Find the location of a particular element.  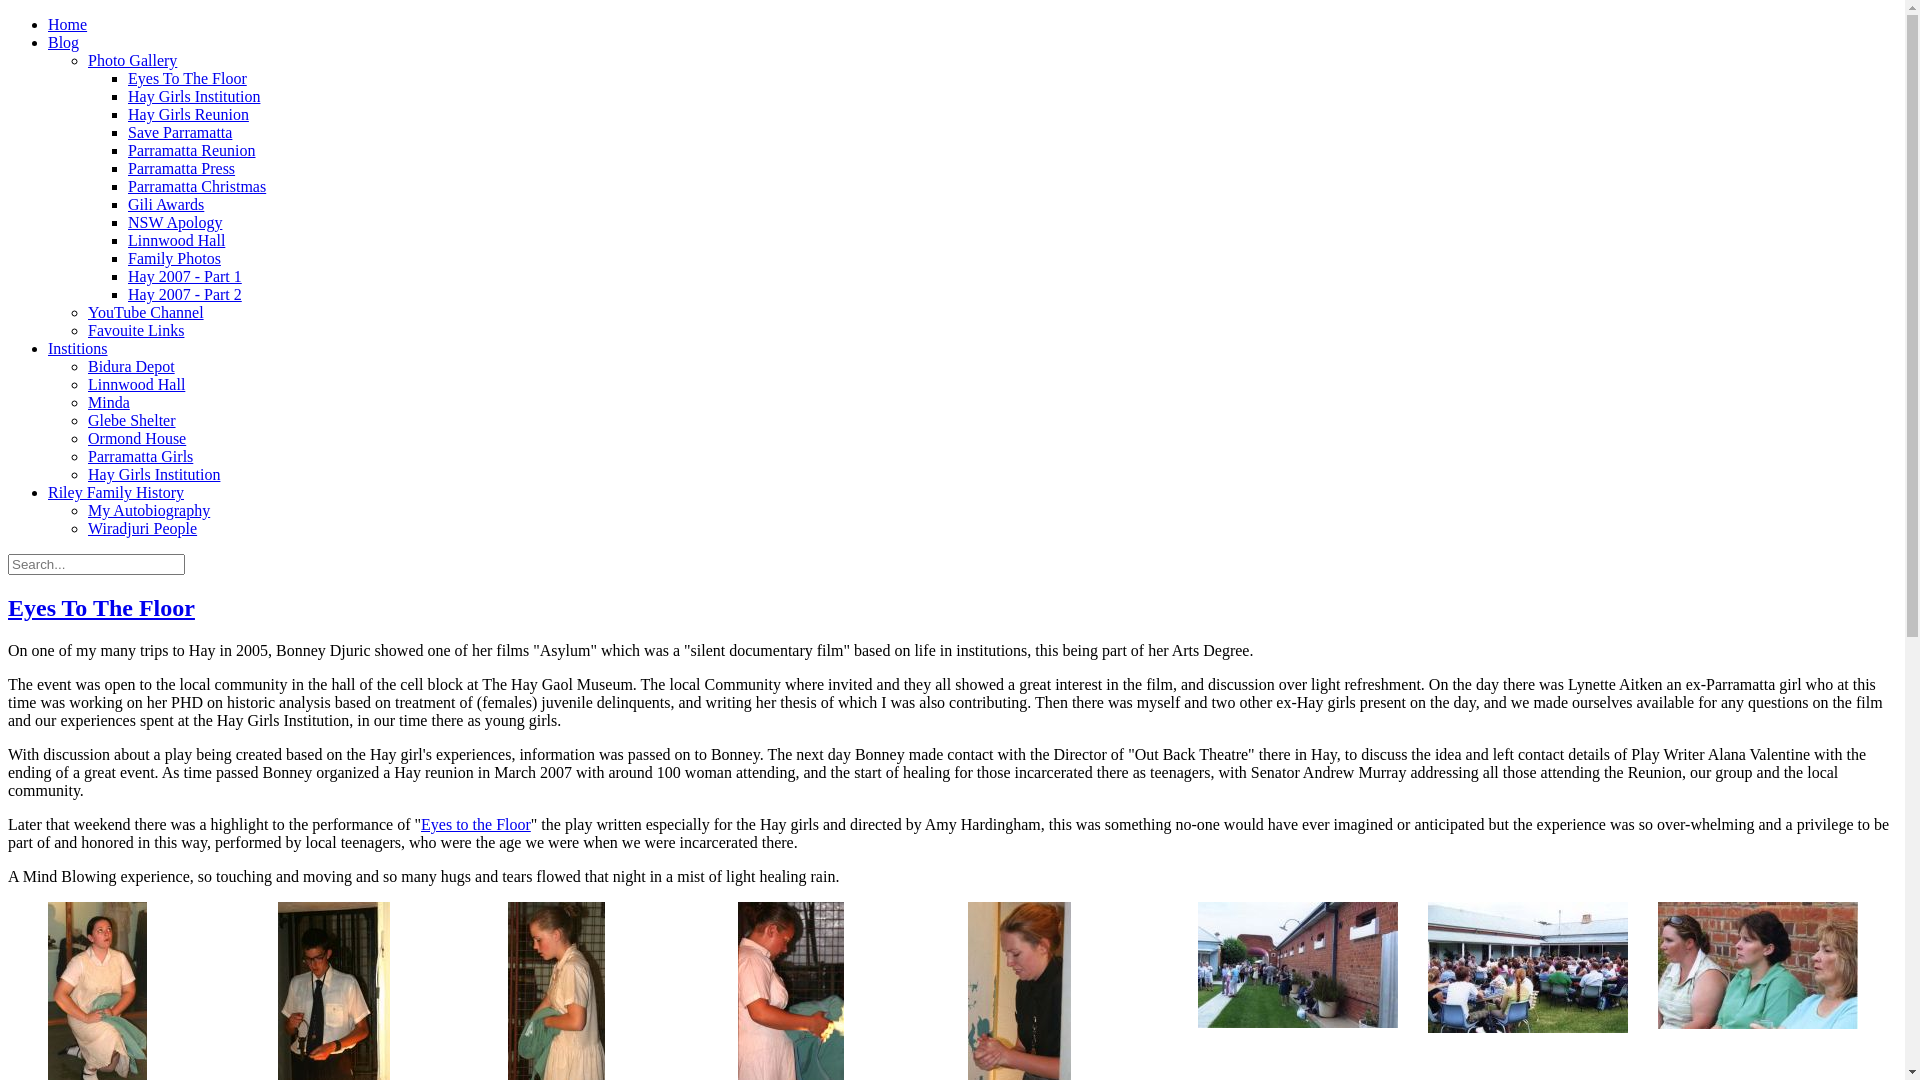

'Photo Gallery' is located at coordinates (131, 59).